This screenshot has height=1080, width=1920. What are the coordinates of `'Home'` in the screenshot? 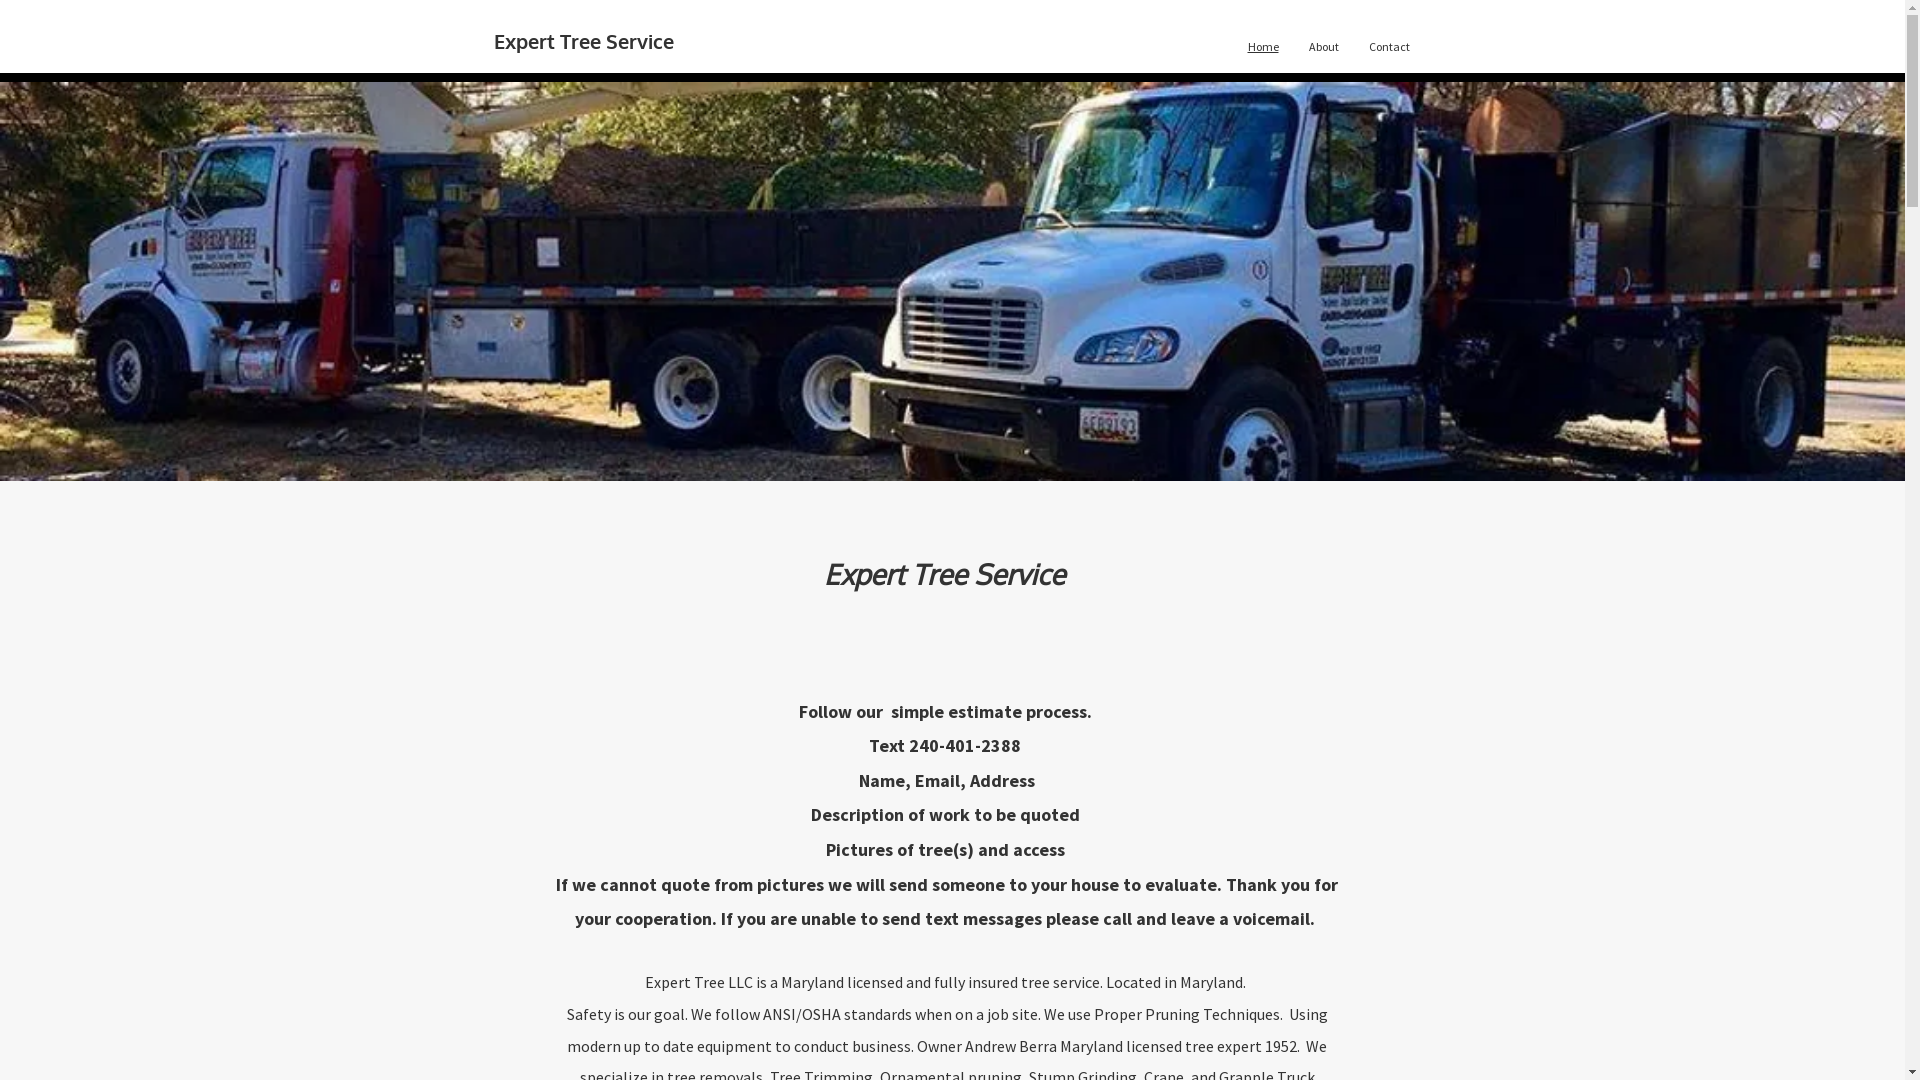 It's located at (1261, 45).